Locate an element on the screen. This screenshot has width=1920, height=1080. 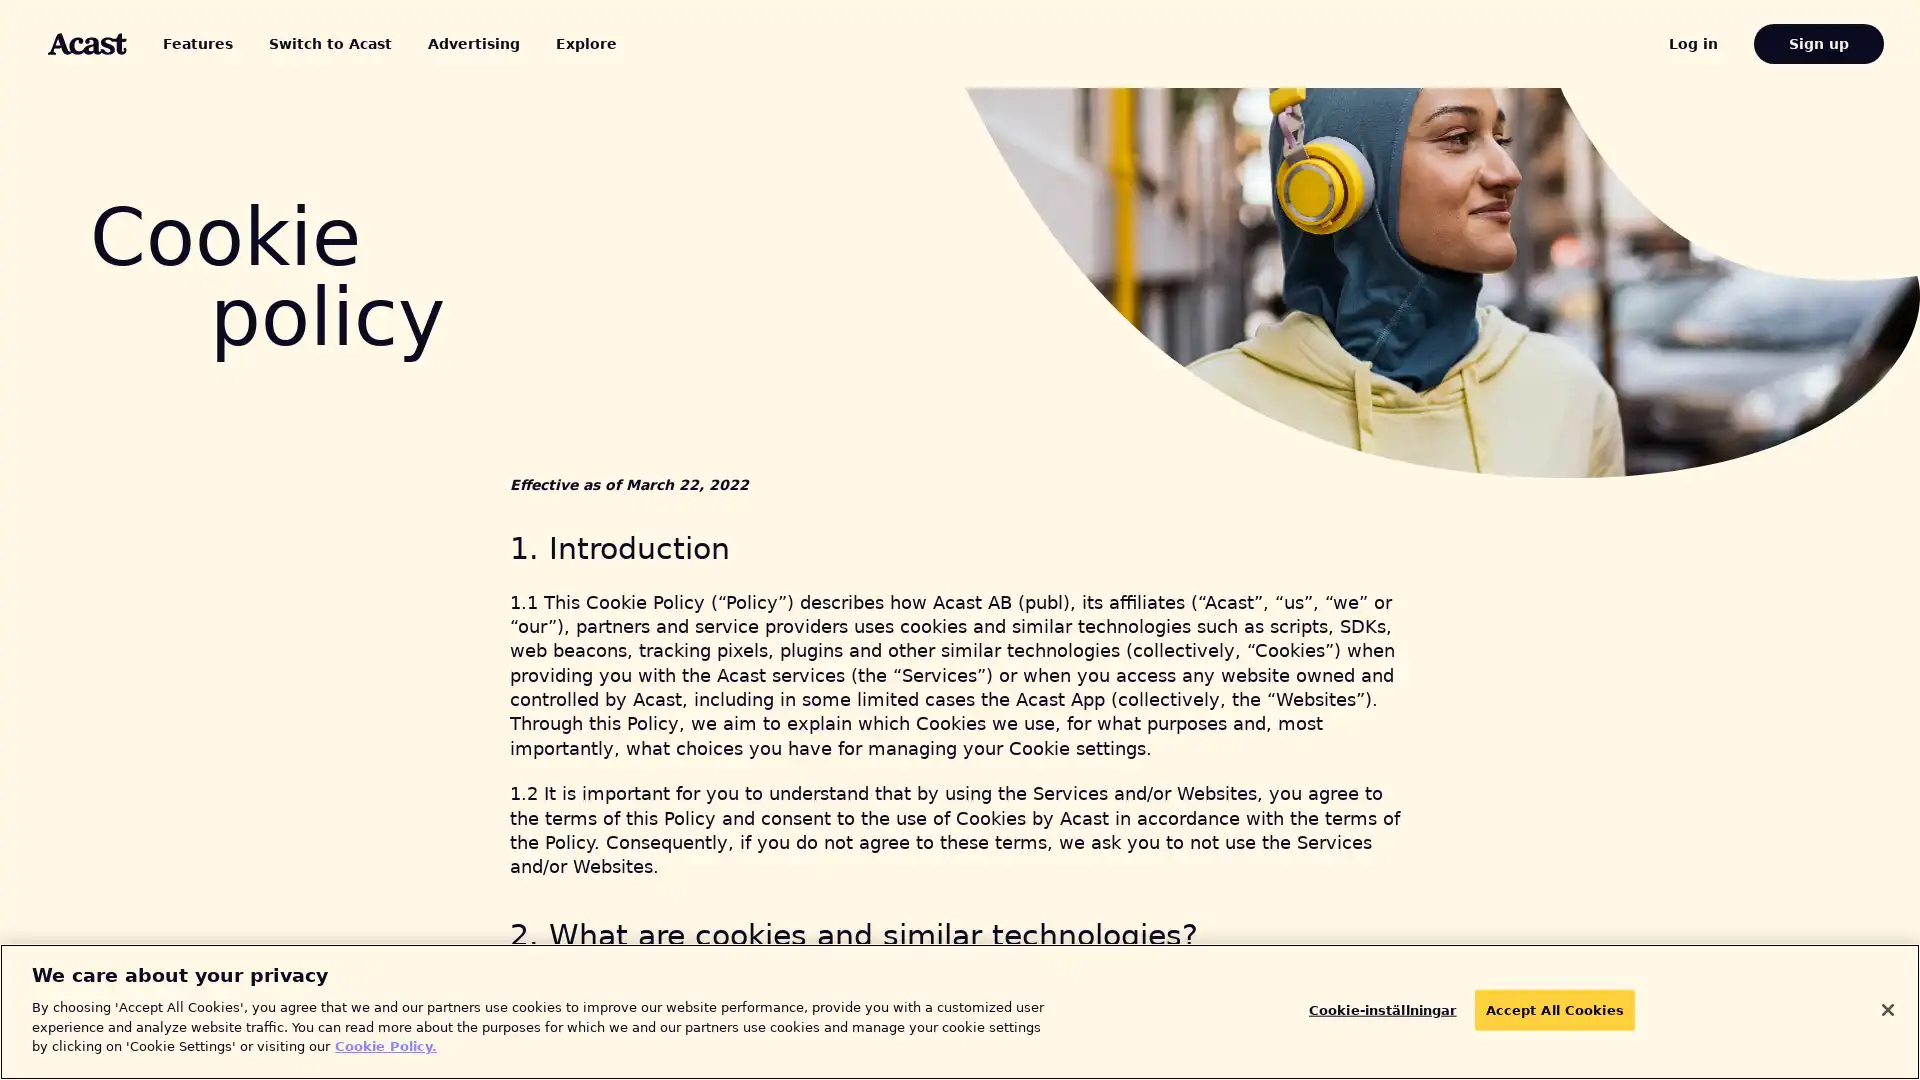
Switch to Acast is located at coordinates (306, 43).